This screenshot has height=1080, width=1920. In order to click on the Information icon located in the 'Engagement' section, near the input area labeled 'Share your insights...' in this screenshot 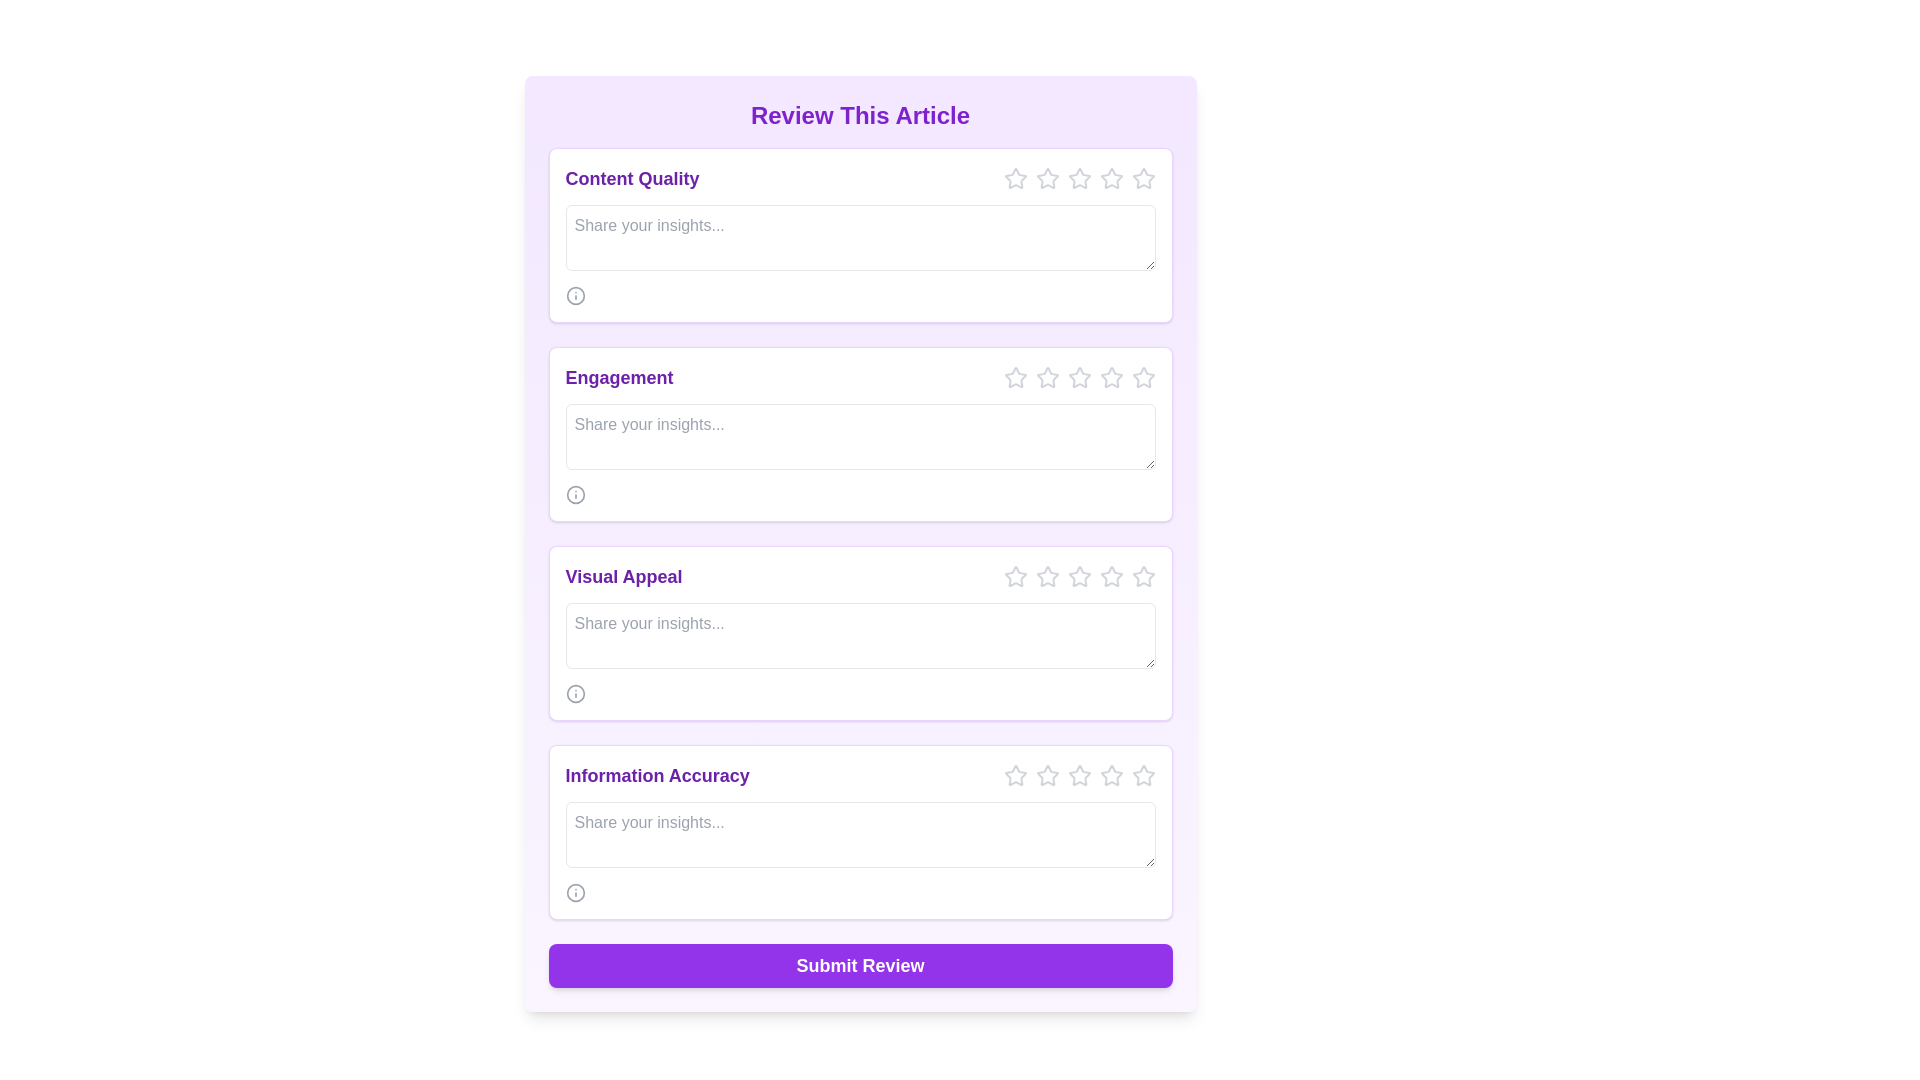, I will do `click(574, 494)`.